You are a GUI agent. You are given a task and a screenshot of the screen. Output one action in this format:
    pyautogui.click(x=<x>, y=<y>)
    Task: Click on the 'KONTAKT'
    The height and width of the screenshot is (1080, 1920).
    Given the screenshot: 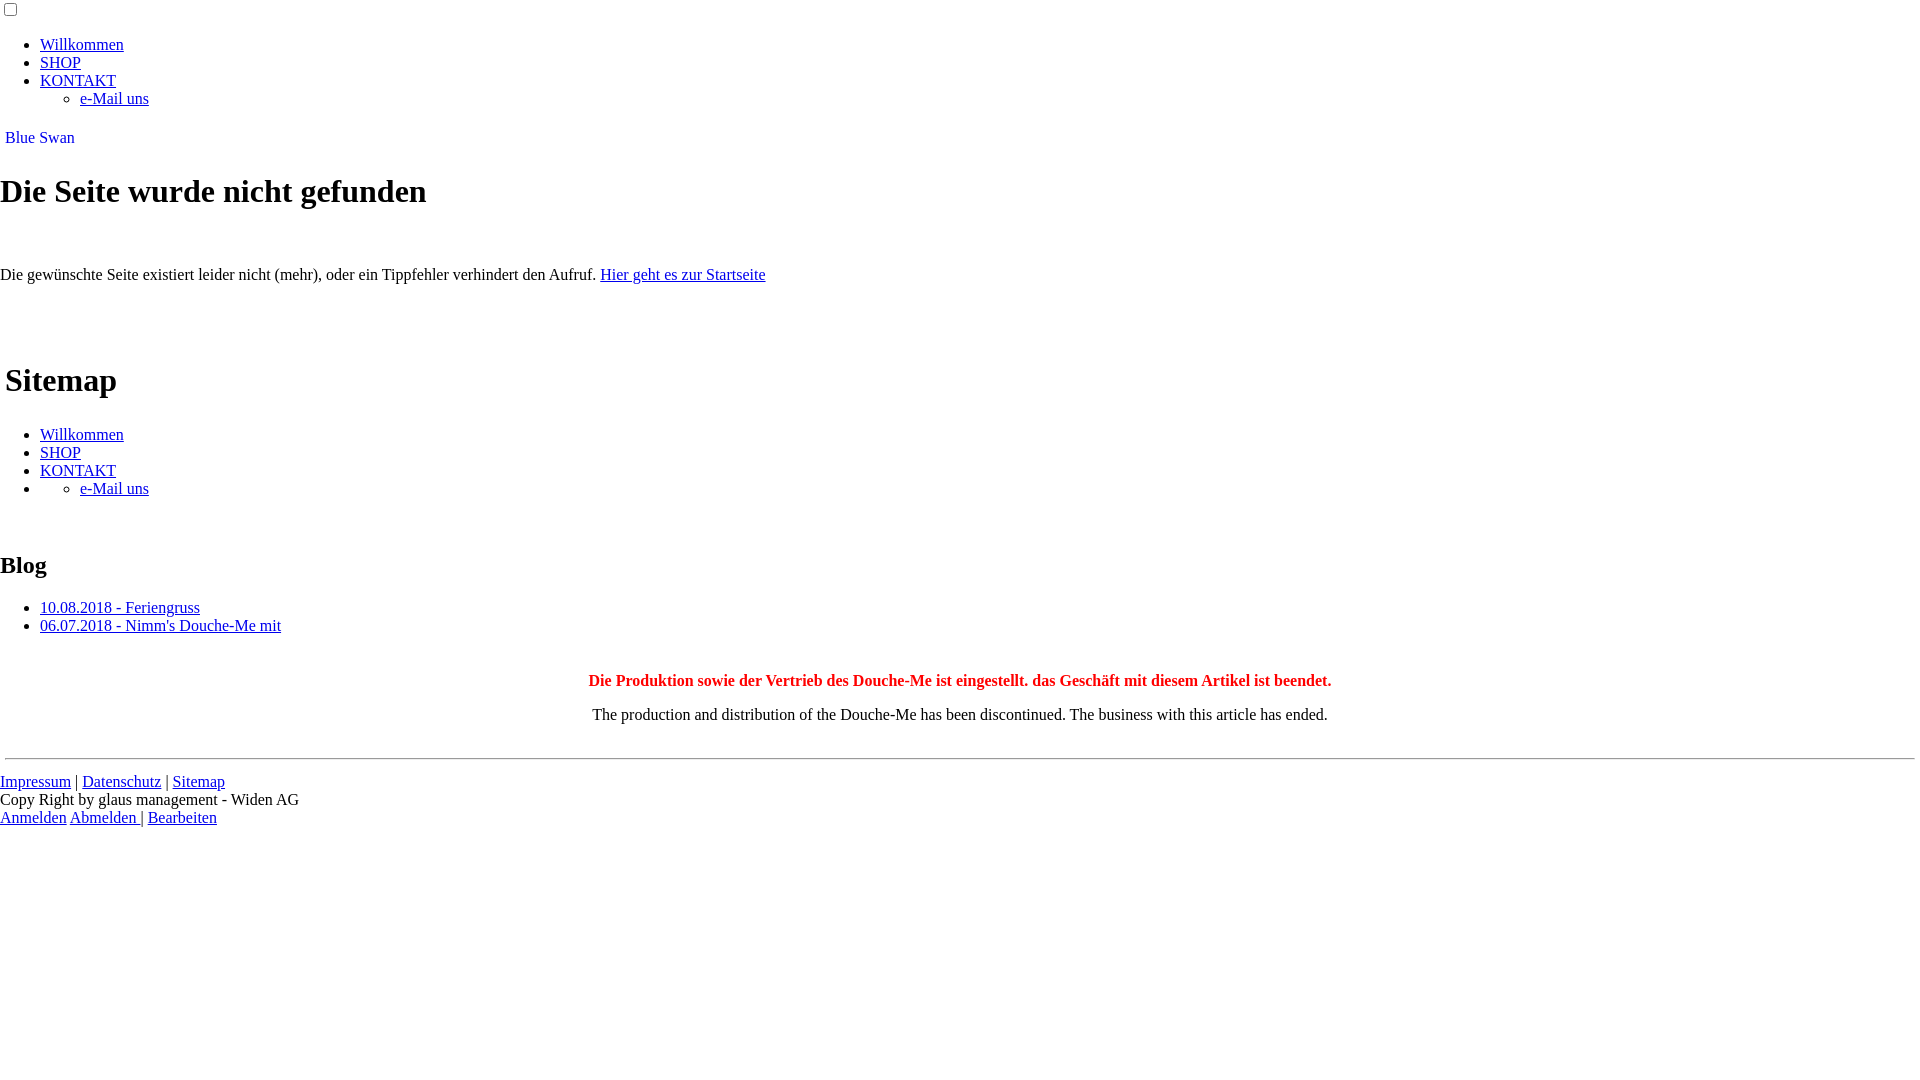 What is the action you would take?
    pyautogui.click(x=77, y=79)
    